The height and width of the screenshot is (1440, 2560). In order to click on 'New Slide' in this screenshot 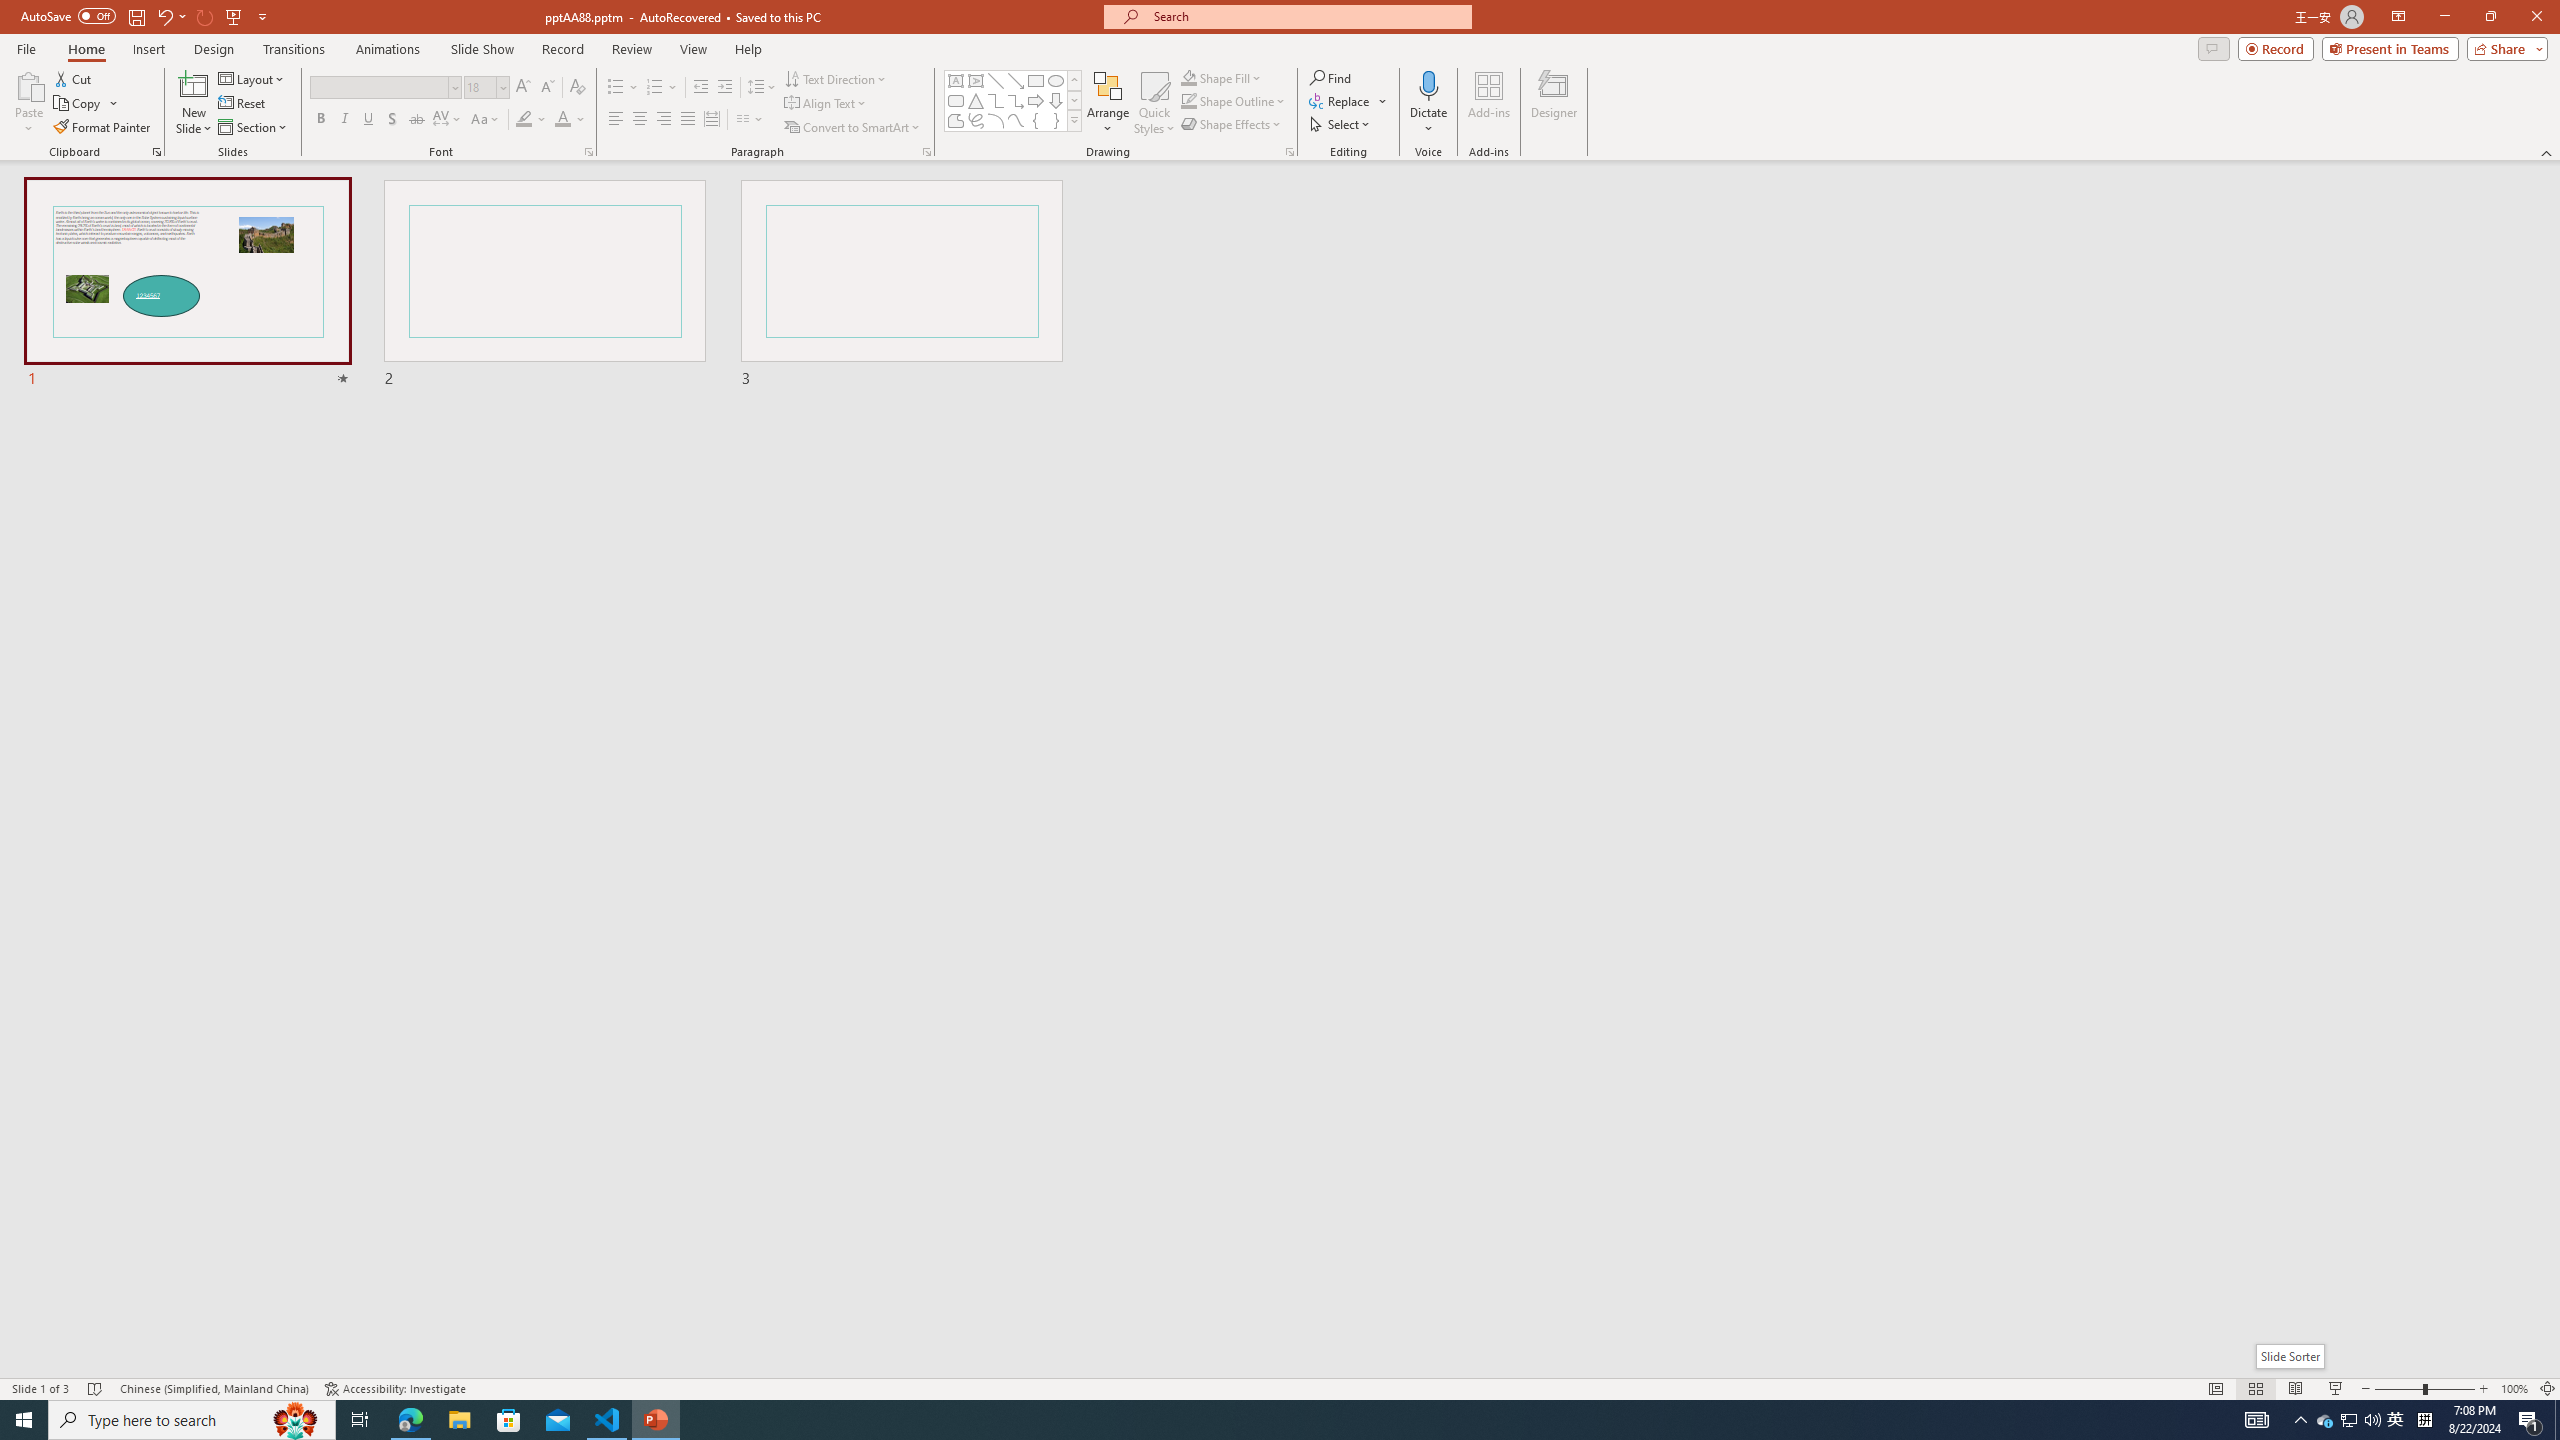, I will do `click(193, 84)`.